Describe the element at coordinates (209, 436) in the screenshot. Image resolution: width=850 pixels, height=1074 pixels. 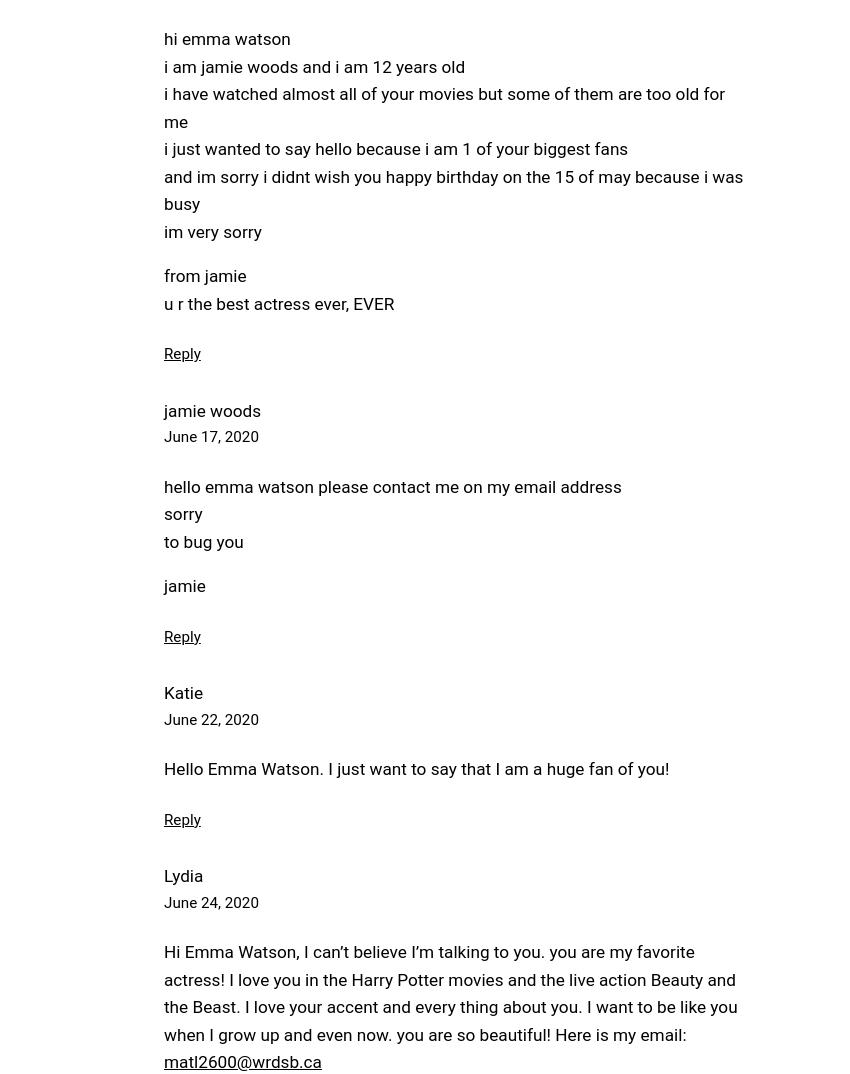
I see `'June 17, 2020'` at that location.